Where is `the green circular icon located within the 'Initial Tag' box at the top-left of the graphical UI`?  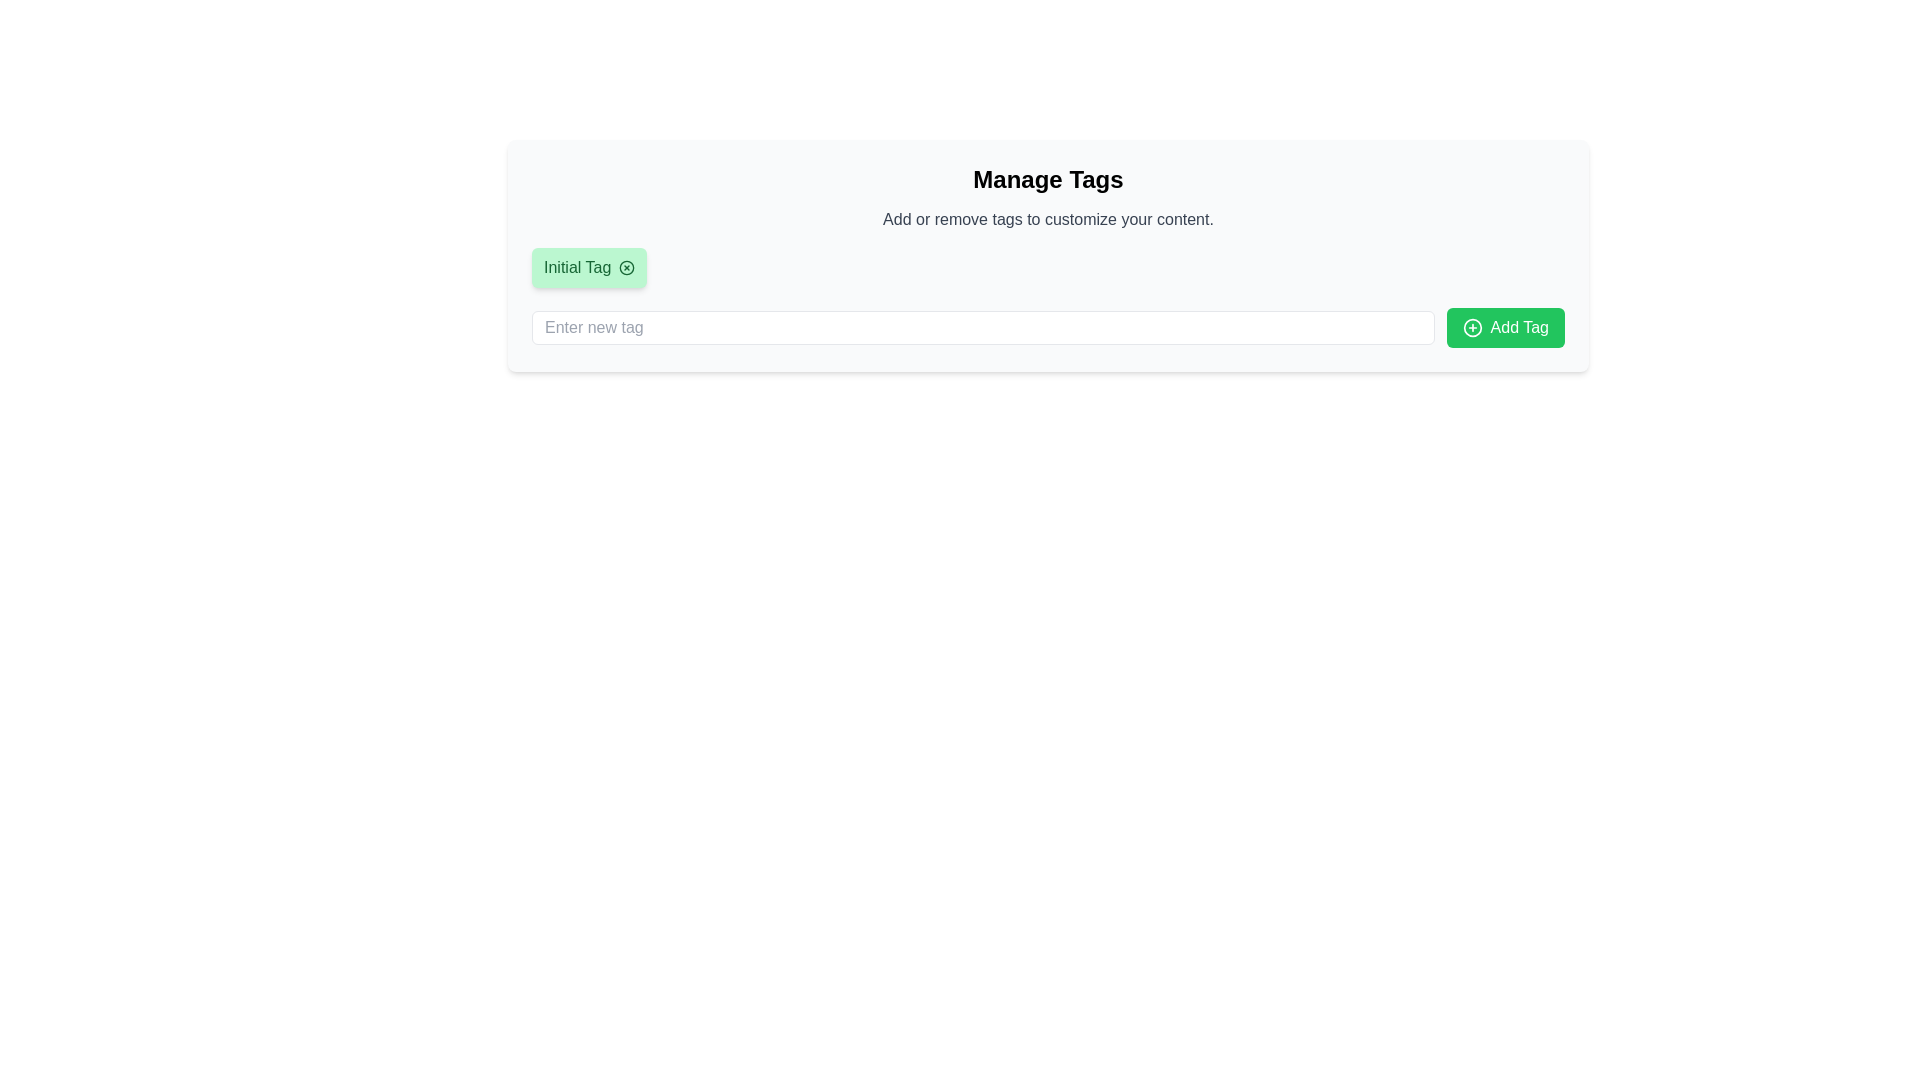 the green circular icon located within the 'Initial Tag' box at the top-left of the graphical UI is located at coordinates (626, 266).